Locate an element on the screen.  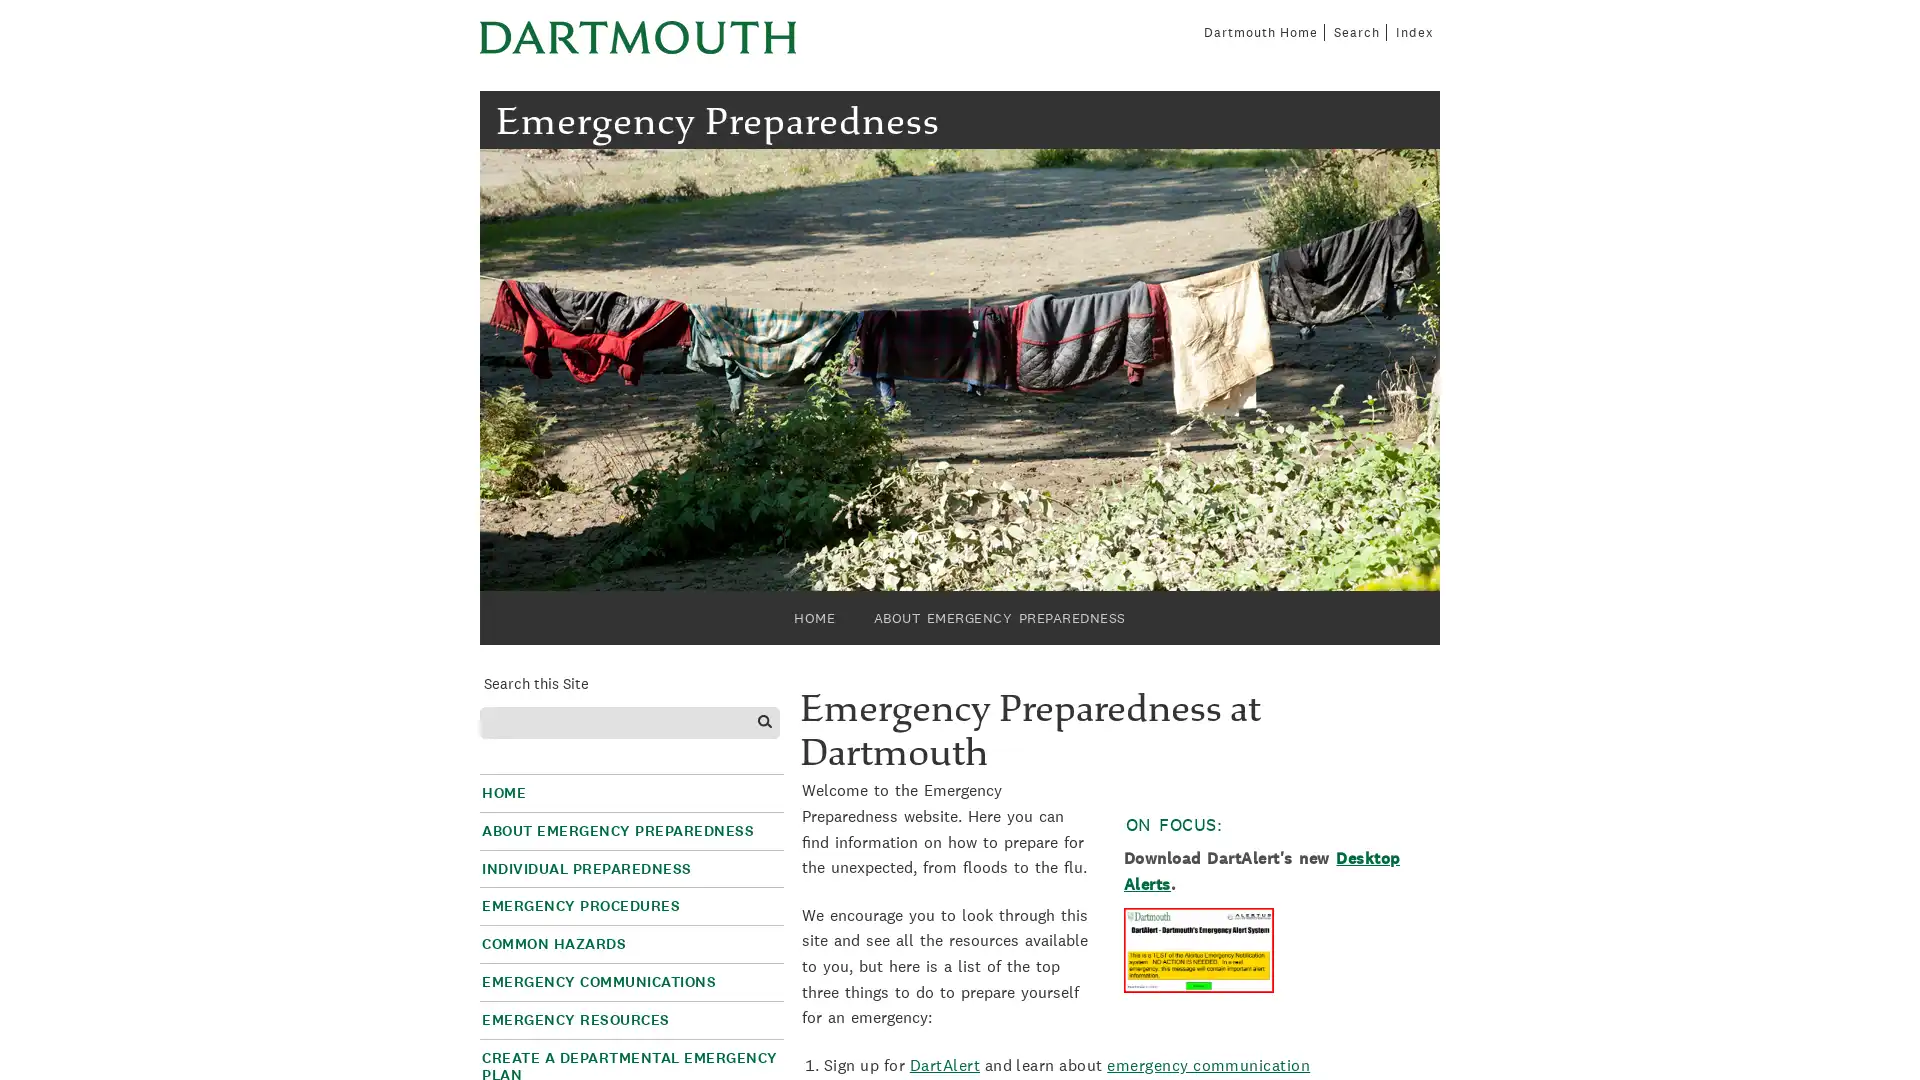
Search is located at coordinates (748, 721).